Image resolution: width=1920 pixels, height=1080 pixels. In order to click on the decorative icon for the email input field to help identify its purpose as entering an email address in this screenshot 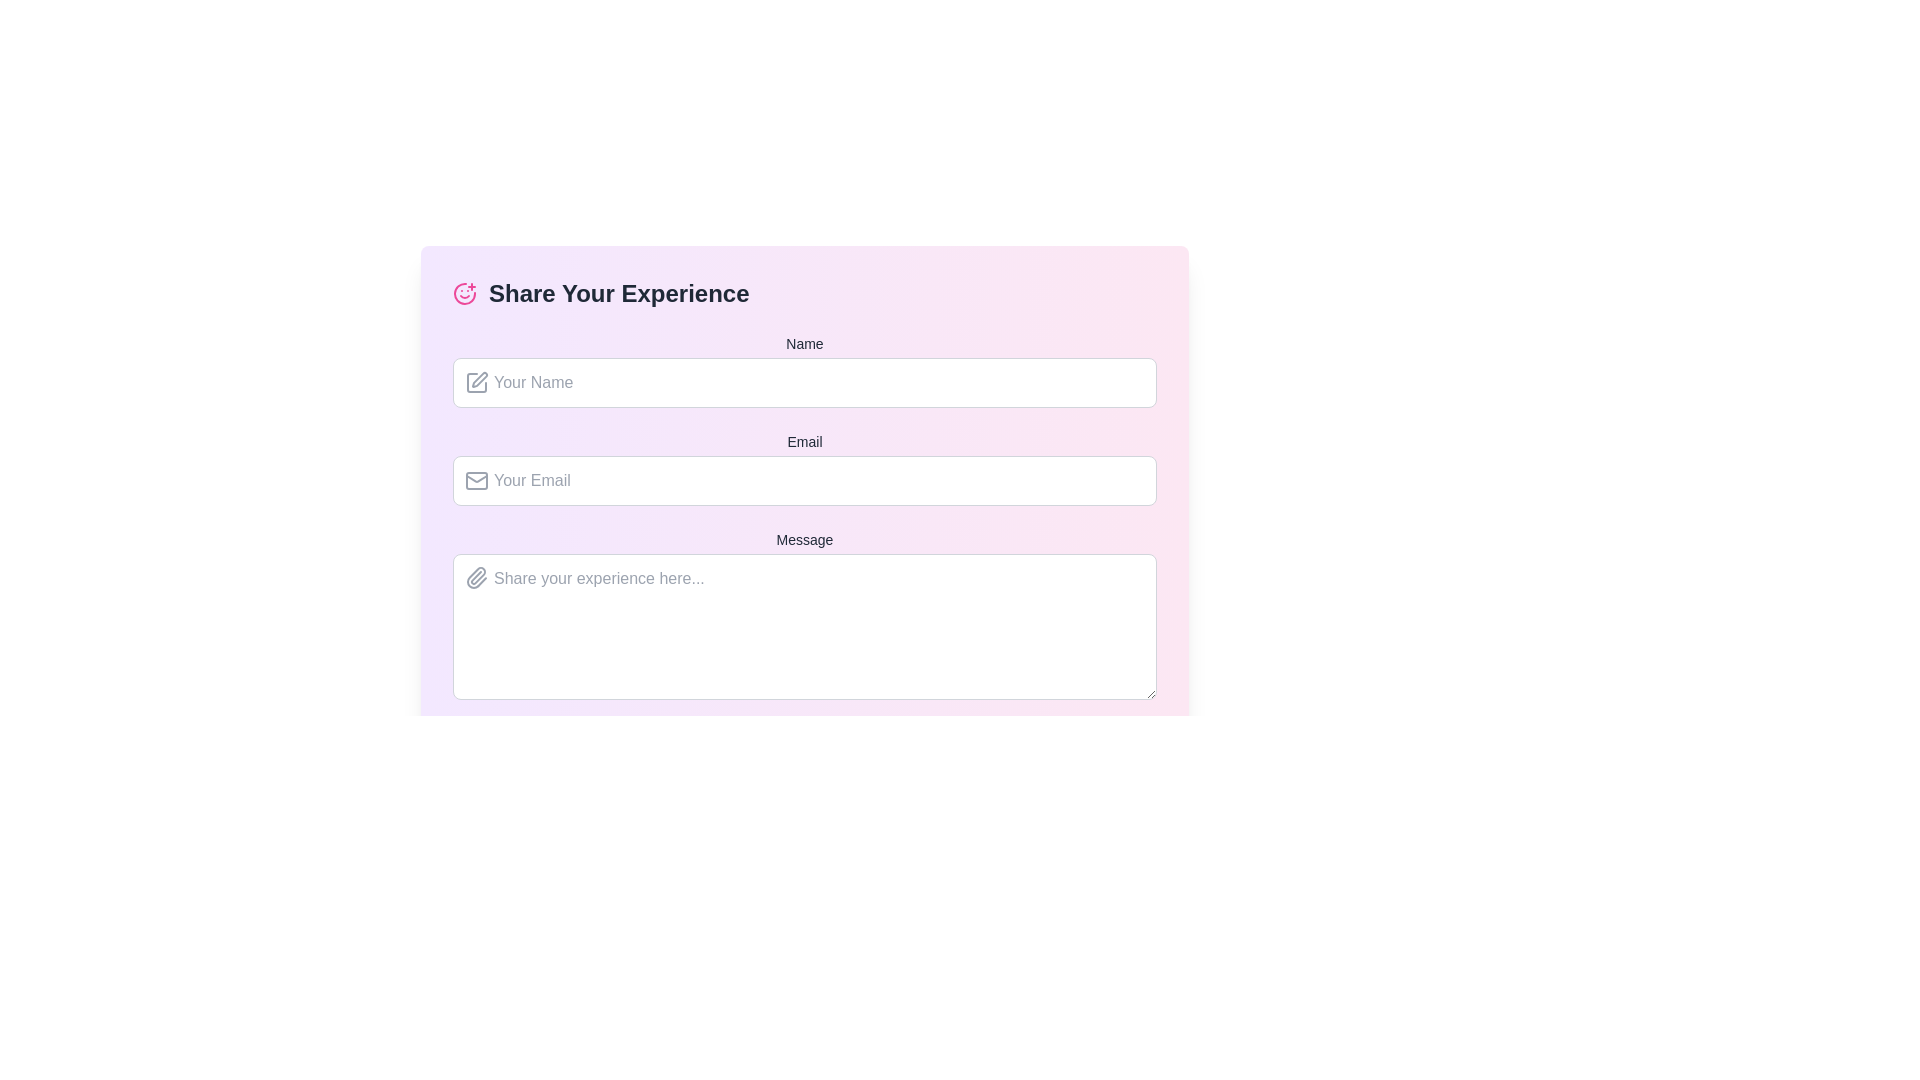, I will do `click(475, 481)`.